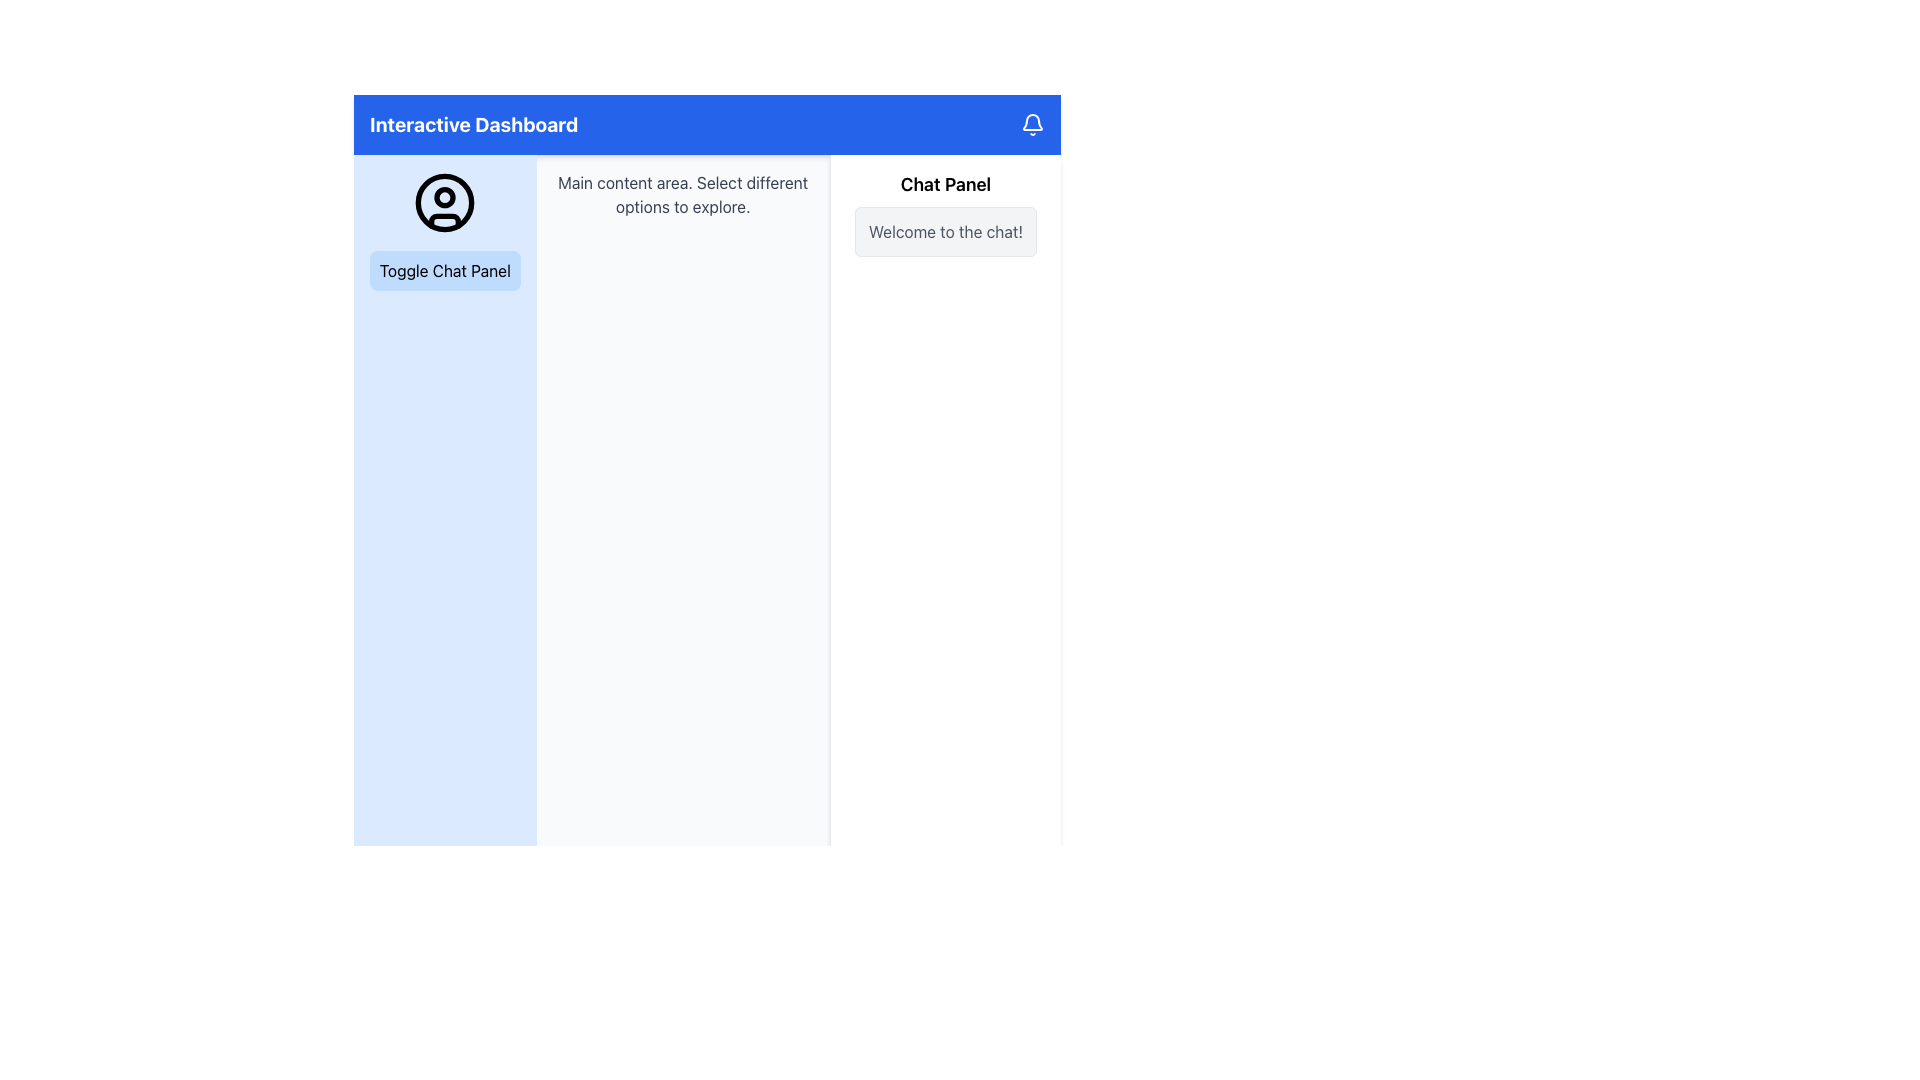 This screenshot has width=1920, height=1080. What do you see at coordinates (944, 185) in the screenshot?
I see `the Text Label that identifies the associated chat panel section, located at the top part of a vertical panel on the right side of the interface` at bounding box center [944, 185].